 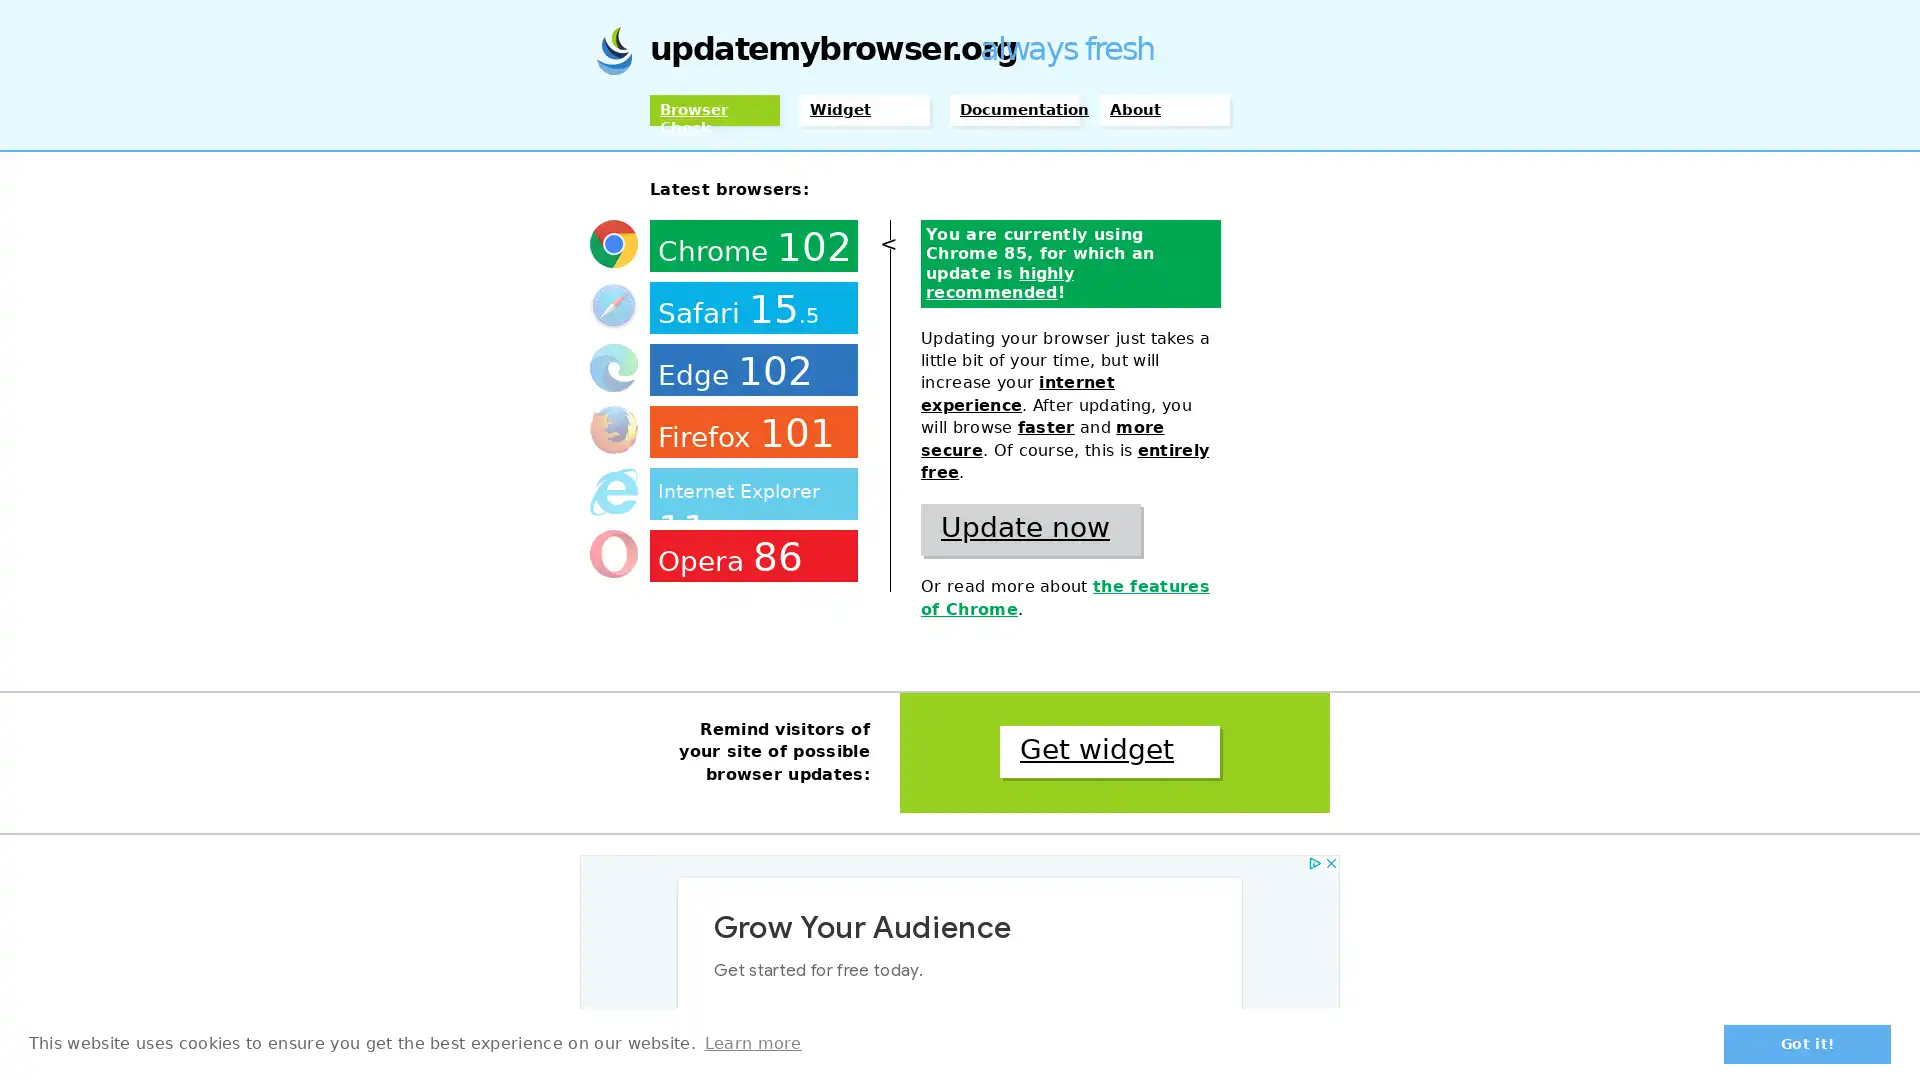 What do you see at coordinates (1807, 1043) in the screenshot?
I see `dismiss cookie message` at bounding box center [1807, 1043].